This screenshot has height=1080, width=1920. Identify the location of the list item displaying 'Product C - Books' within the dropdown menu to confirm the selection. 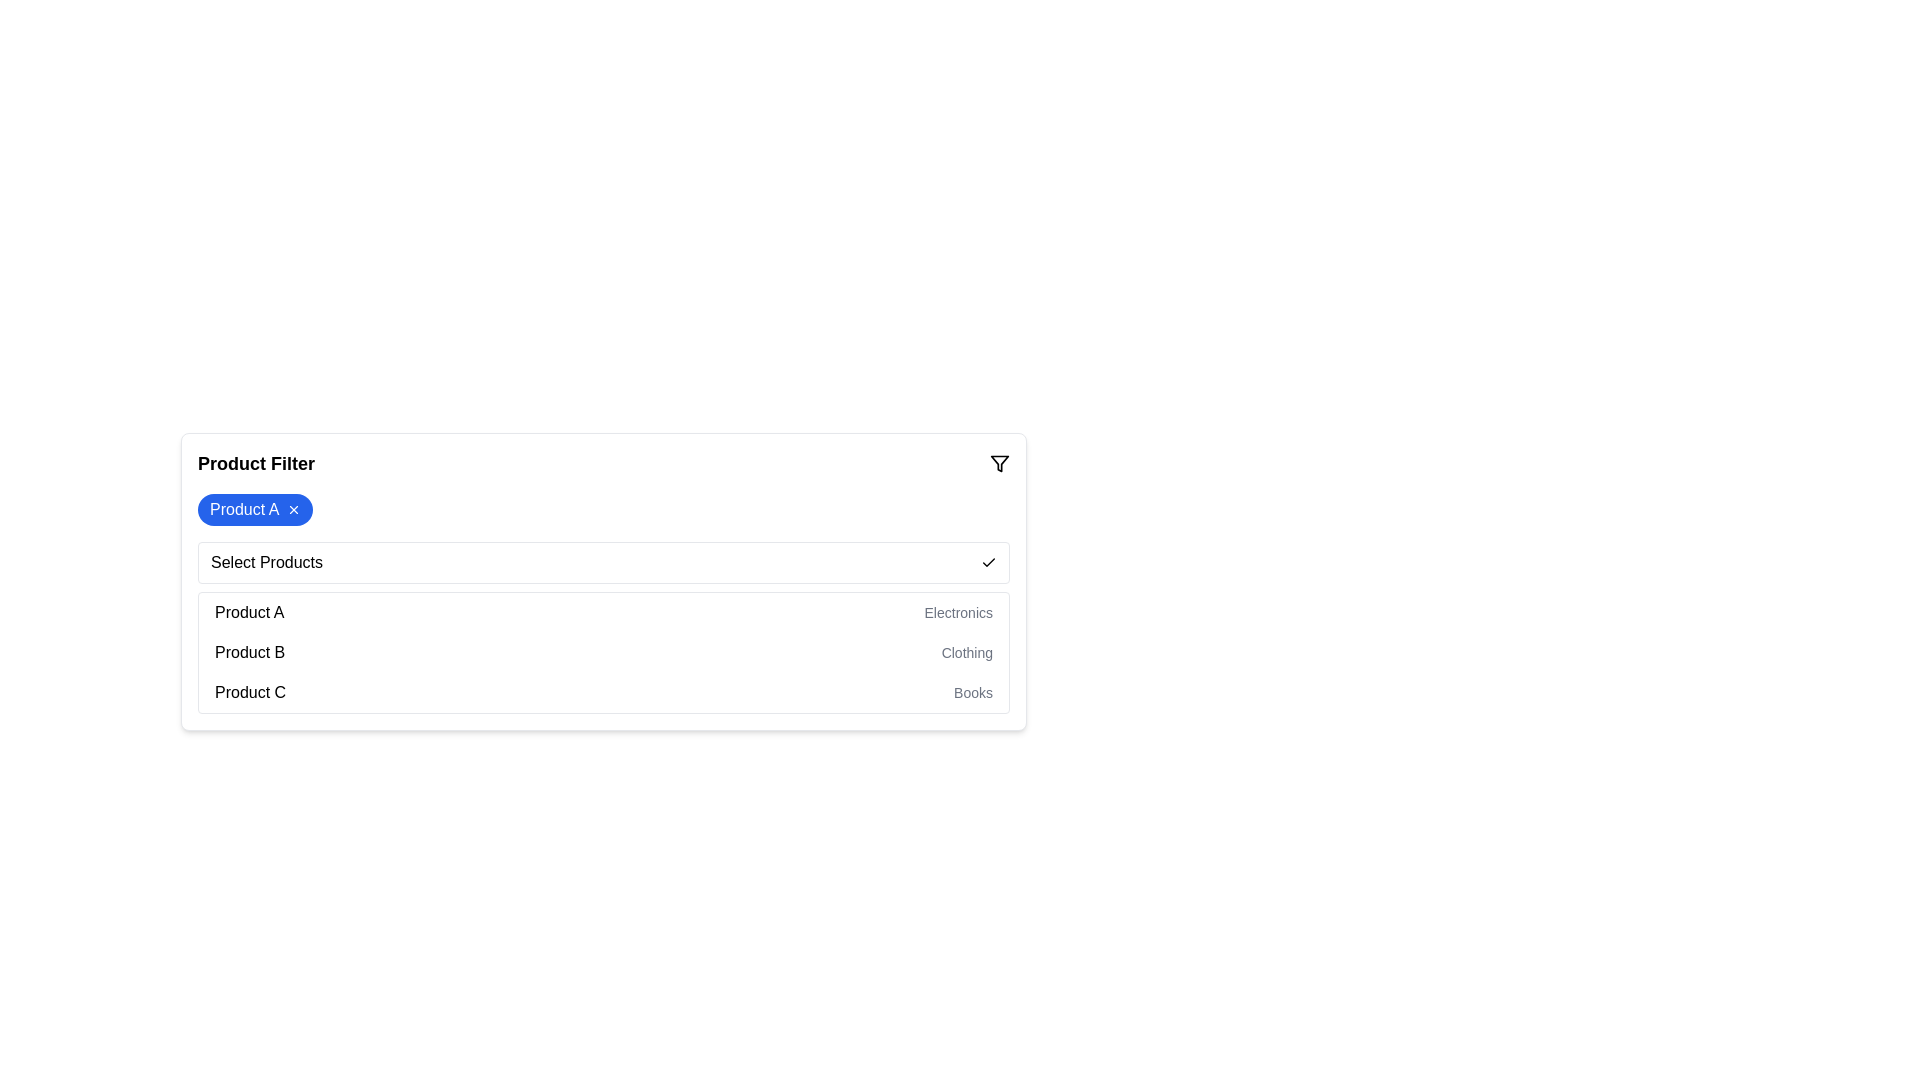
(603, 692).